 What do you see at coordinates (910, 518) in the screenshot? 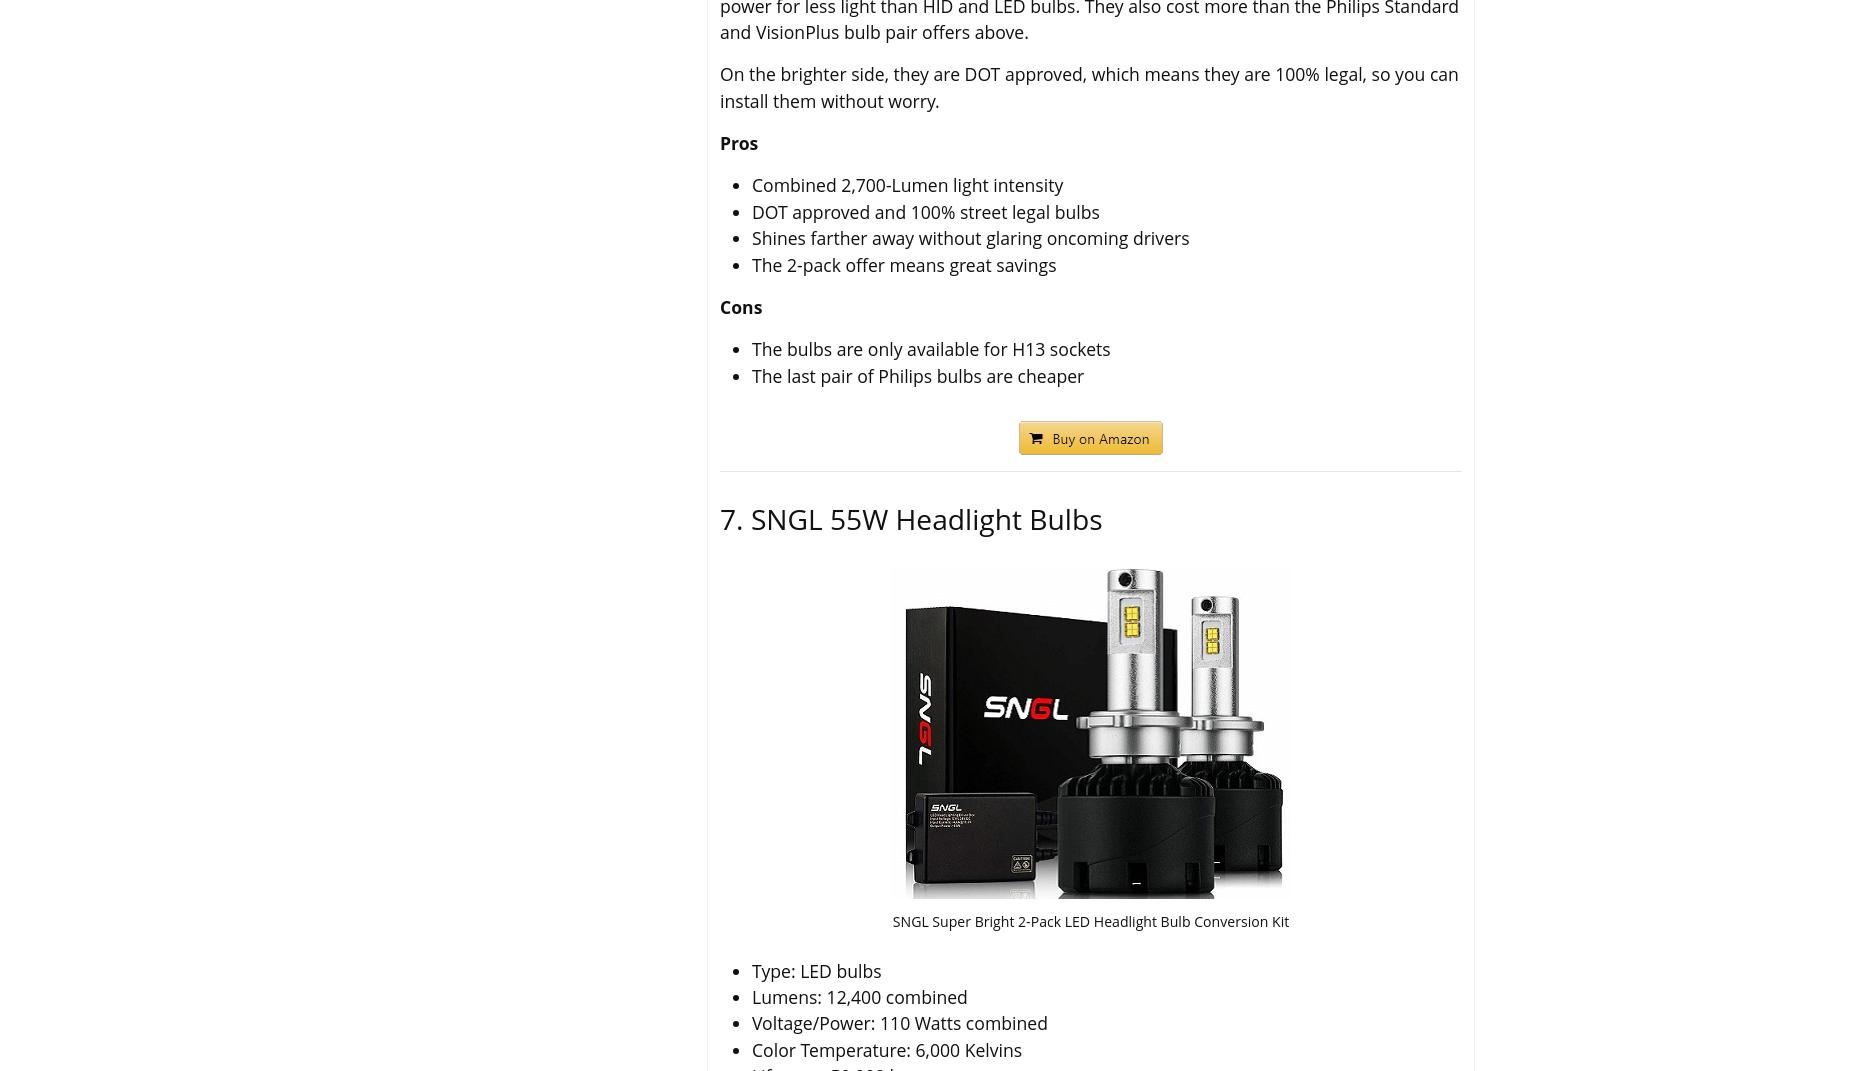
I see `'7. SNGL 55W Headlight Bulbs'` at bounding box center [910, 518].